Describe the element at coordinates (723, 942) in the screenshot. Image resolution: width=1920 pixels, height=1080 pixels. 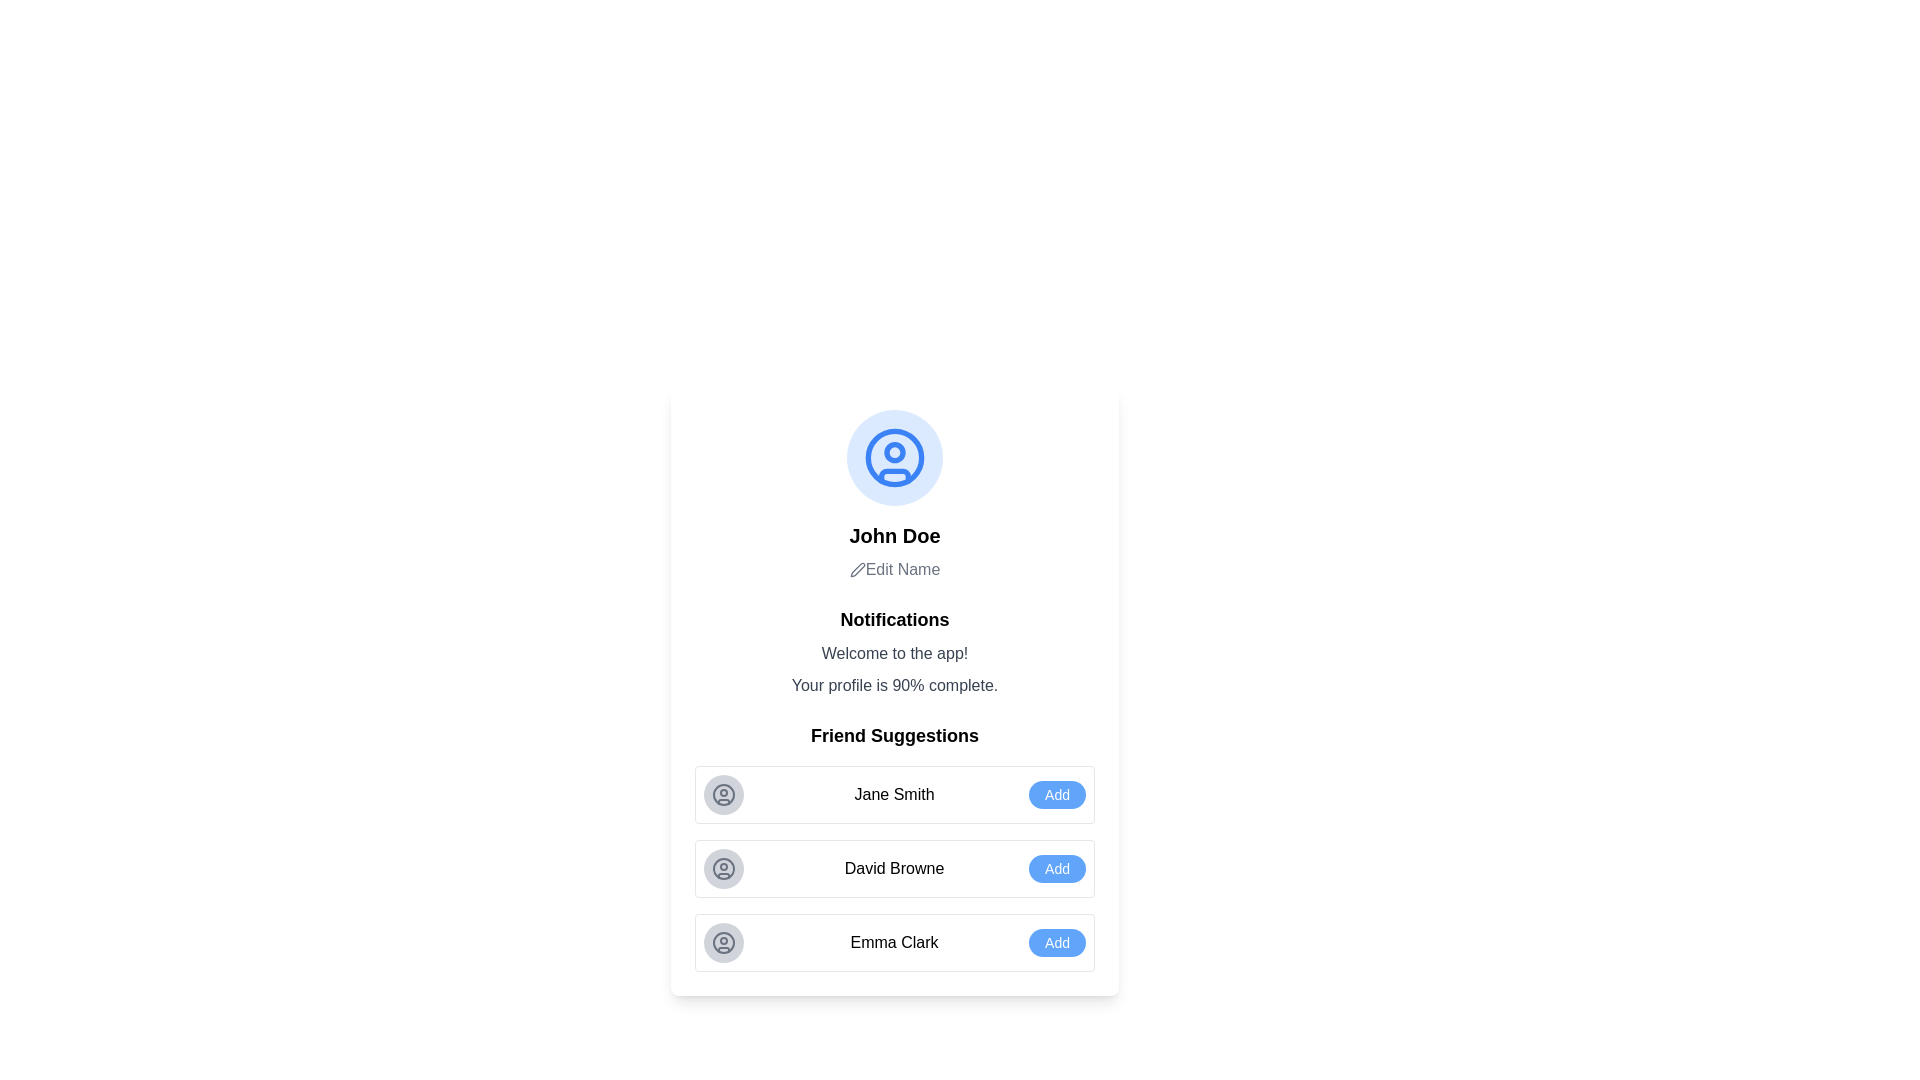
I see `the profile avatar icon located in the Friend Suggestions section, which is a circular outline-style icon representing a user's profile picture, positioned to the left of 'Emma Clark'` at that location.